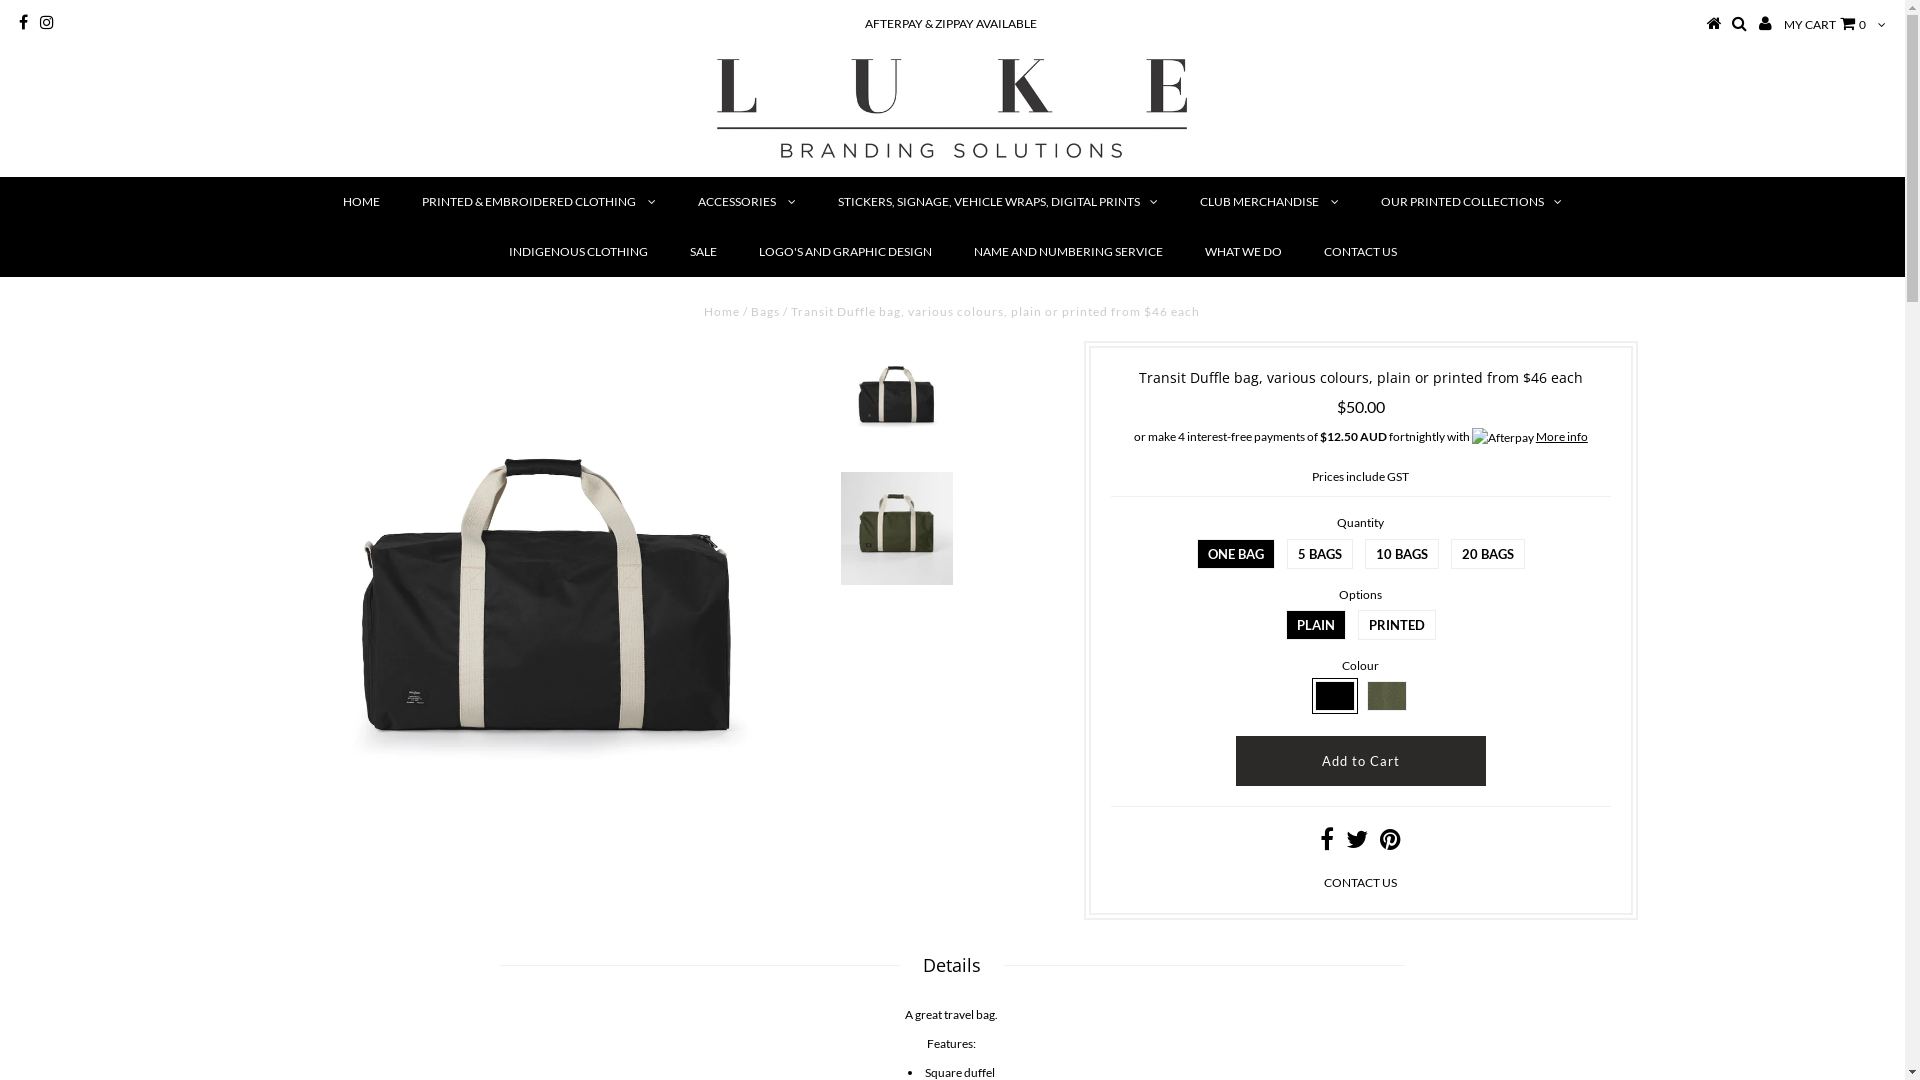 The width and height of the screenshot is (1920, 1080). I want to click on 'SALE', so click(703, 250).